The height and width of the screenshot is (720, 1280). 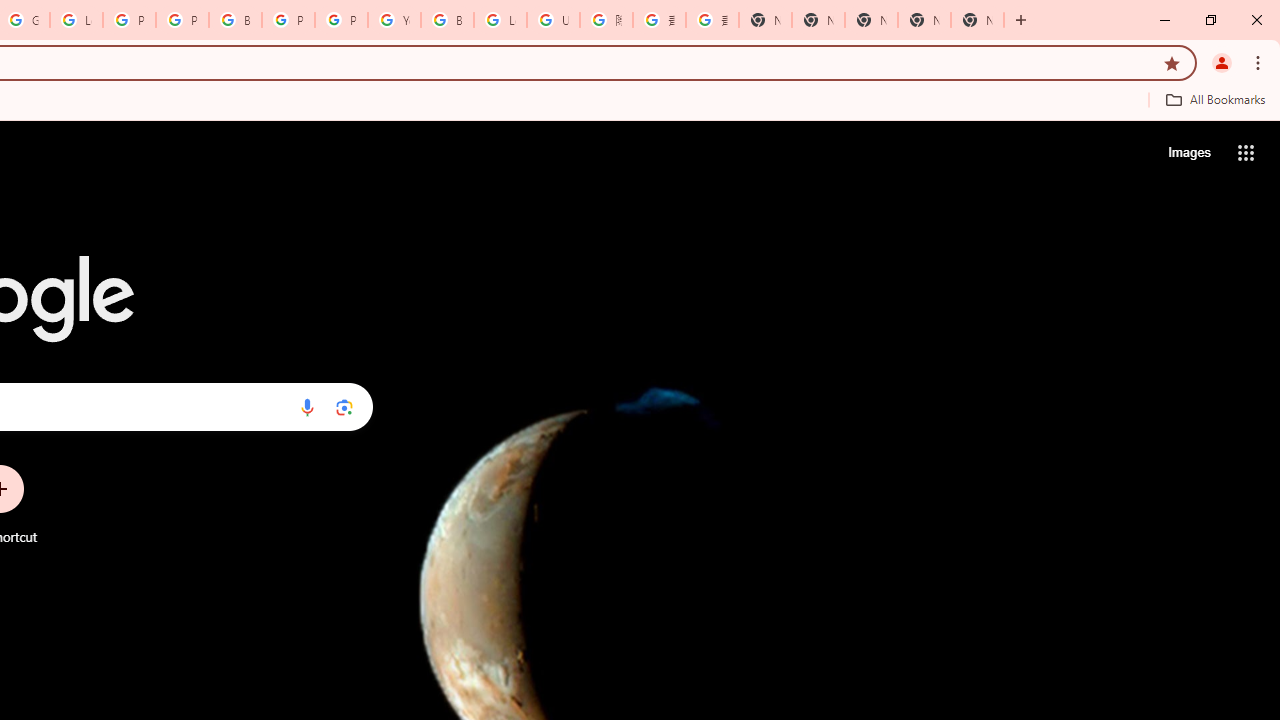 I want to click on 'Privacy Help Center - Policies Help', so click(x=182, y=20).